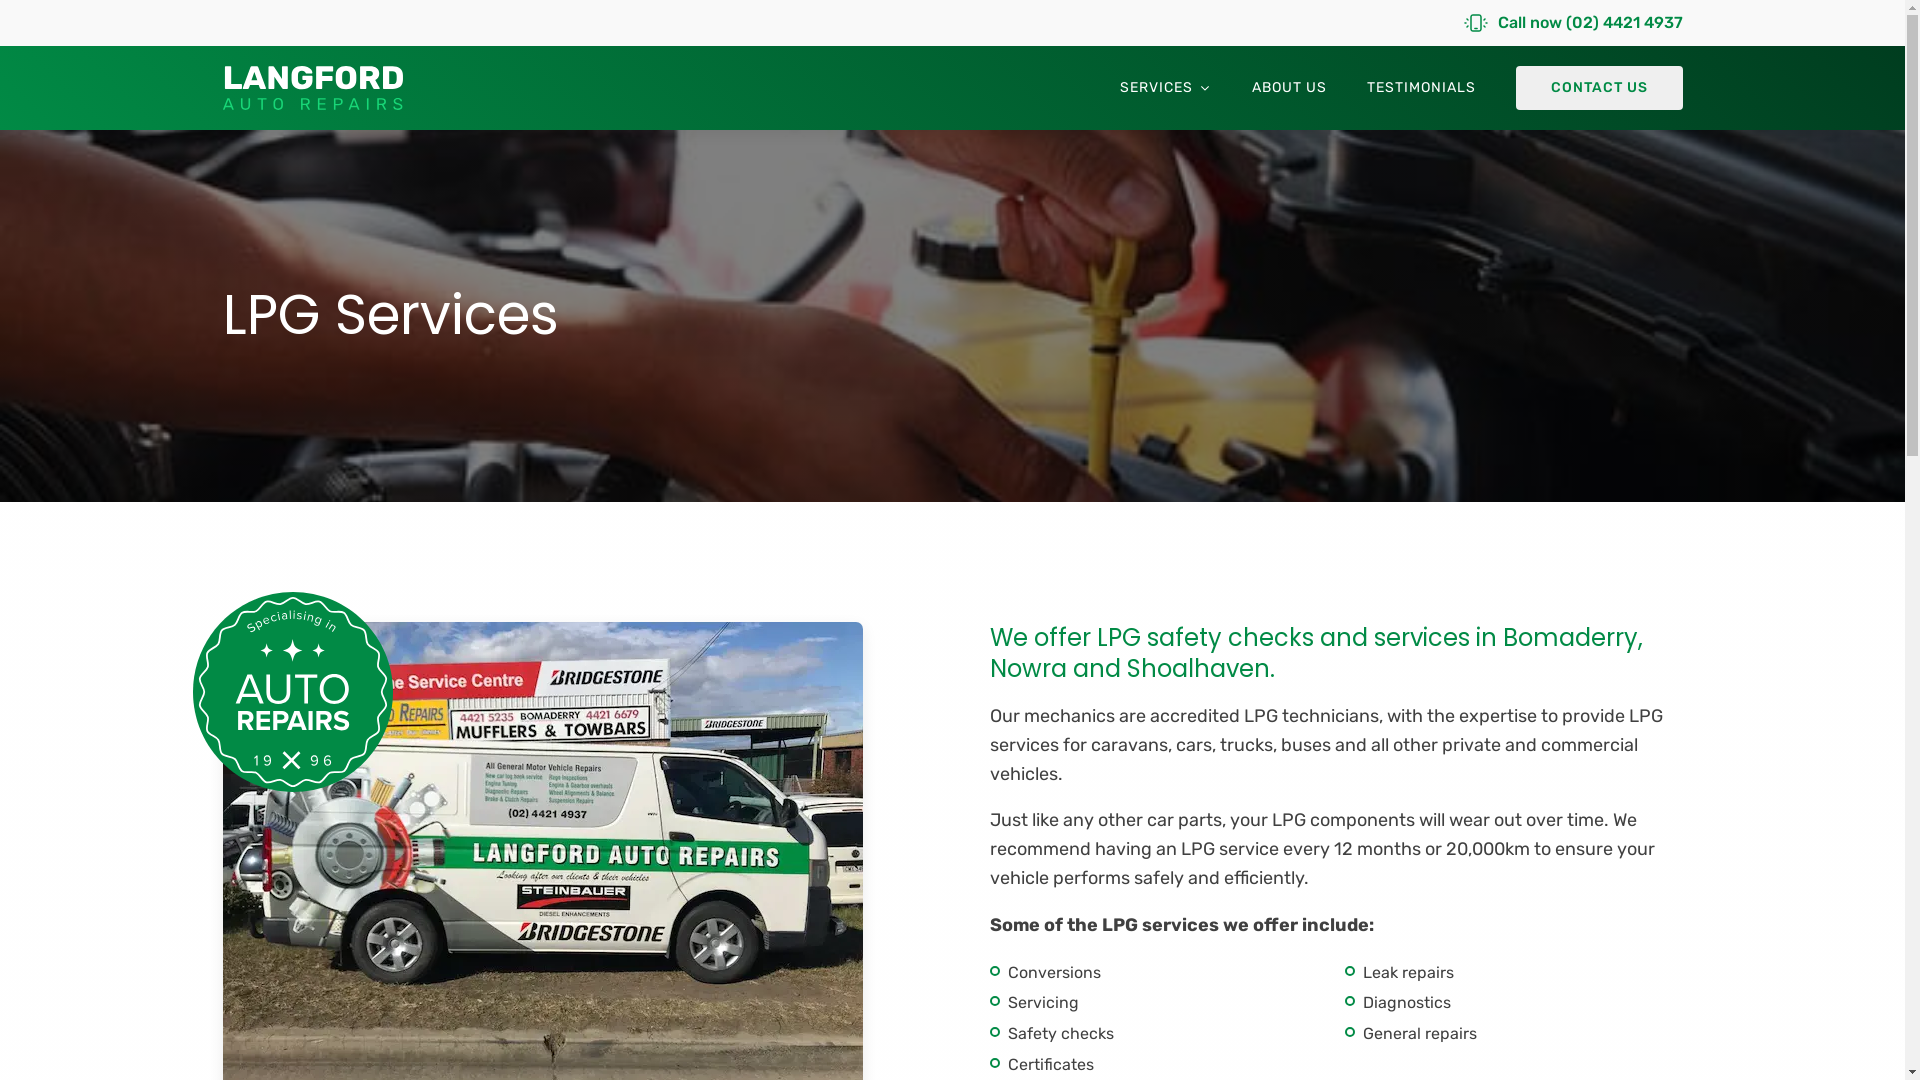  Describe the element at coordinates (1464, 23) in the screenshot. I see `'Call now (02) 4421 4937'` at that location.